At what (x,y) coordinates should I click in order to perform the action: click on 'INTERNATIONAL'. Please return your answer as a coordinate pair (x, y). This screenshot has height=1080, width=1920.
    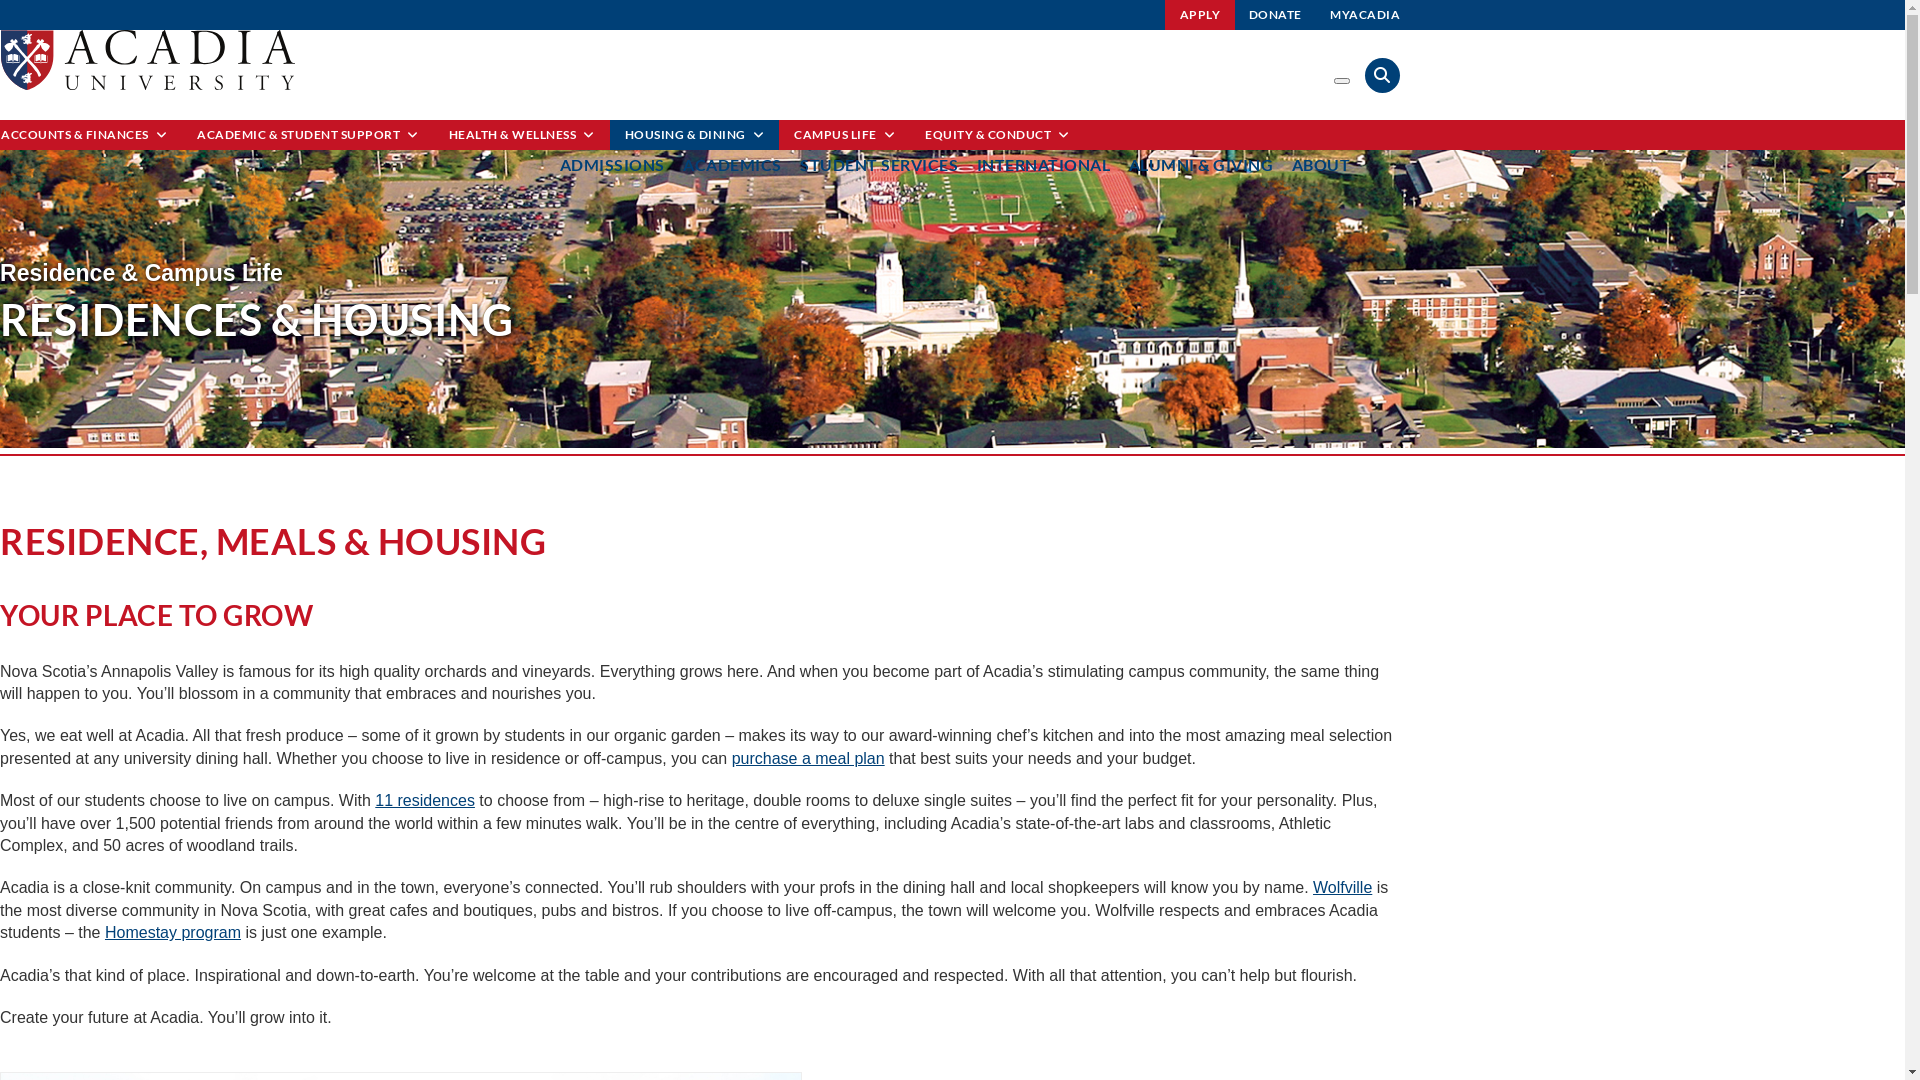
    Looking at the image, I should click on (1041, 163).